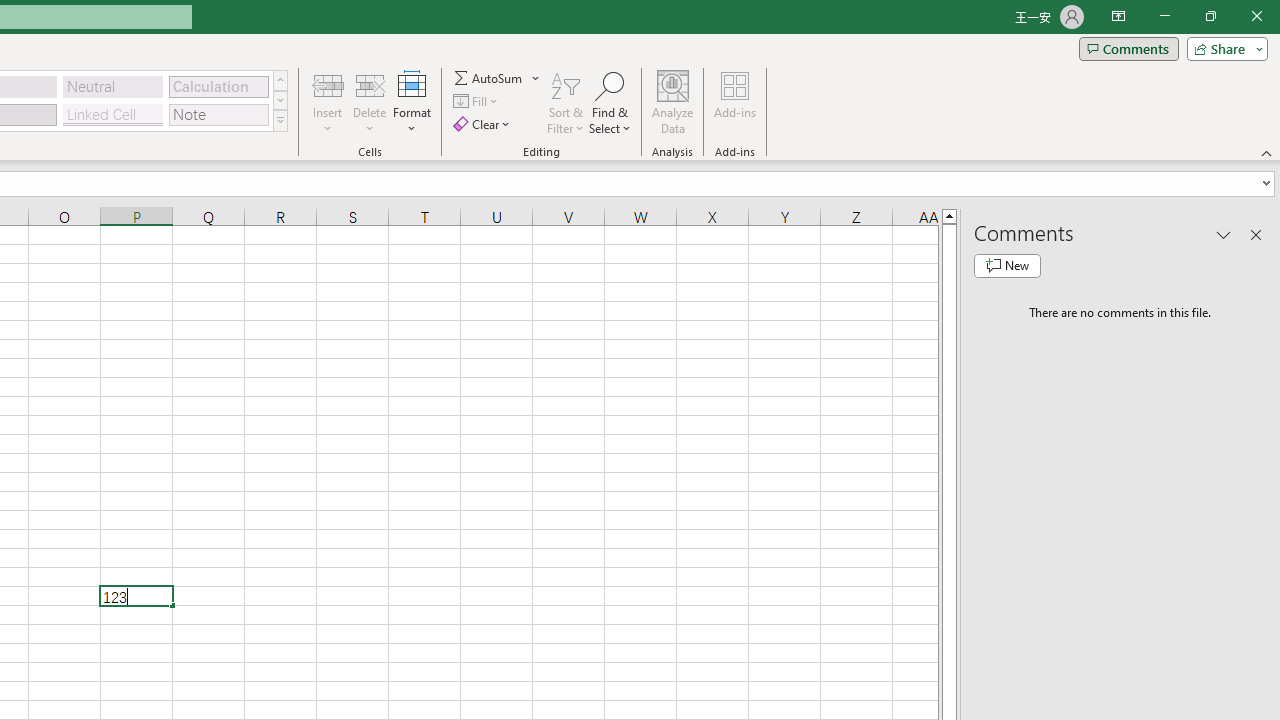 Image resolution: width=1280 pixels, height=720 pixels. What do you see at coordinates (609, 103) in the screenshot?
I see `'Find & Select'` at bounding box center [609, 103].